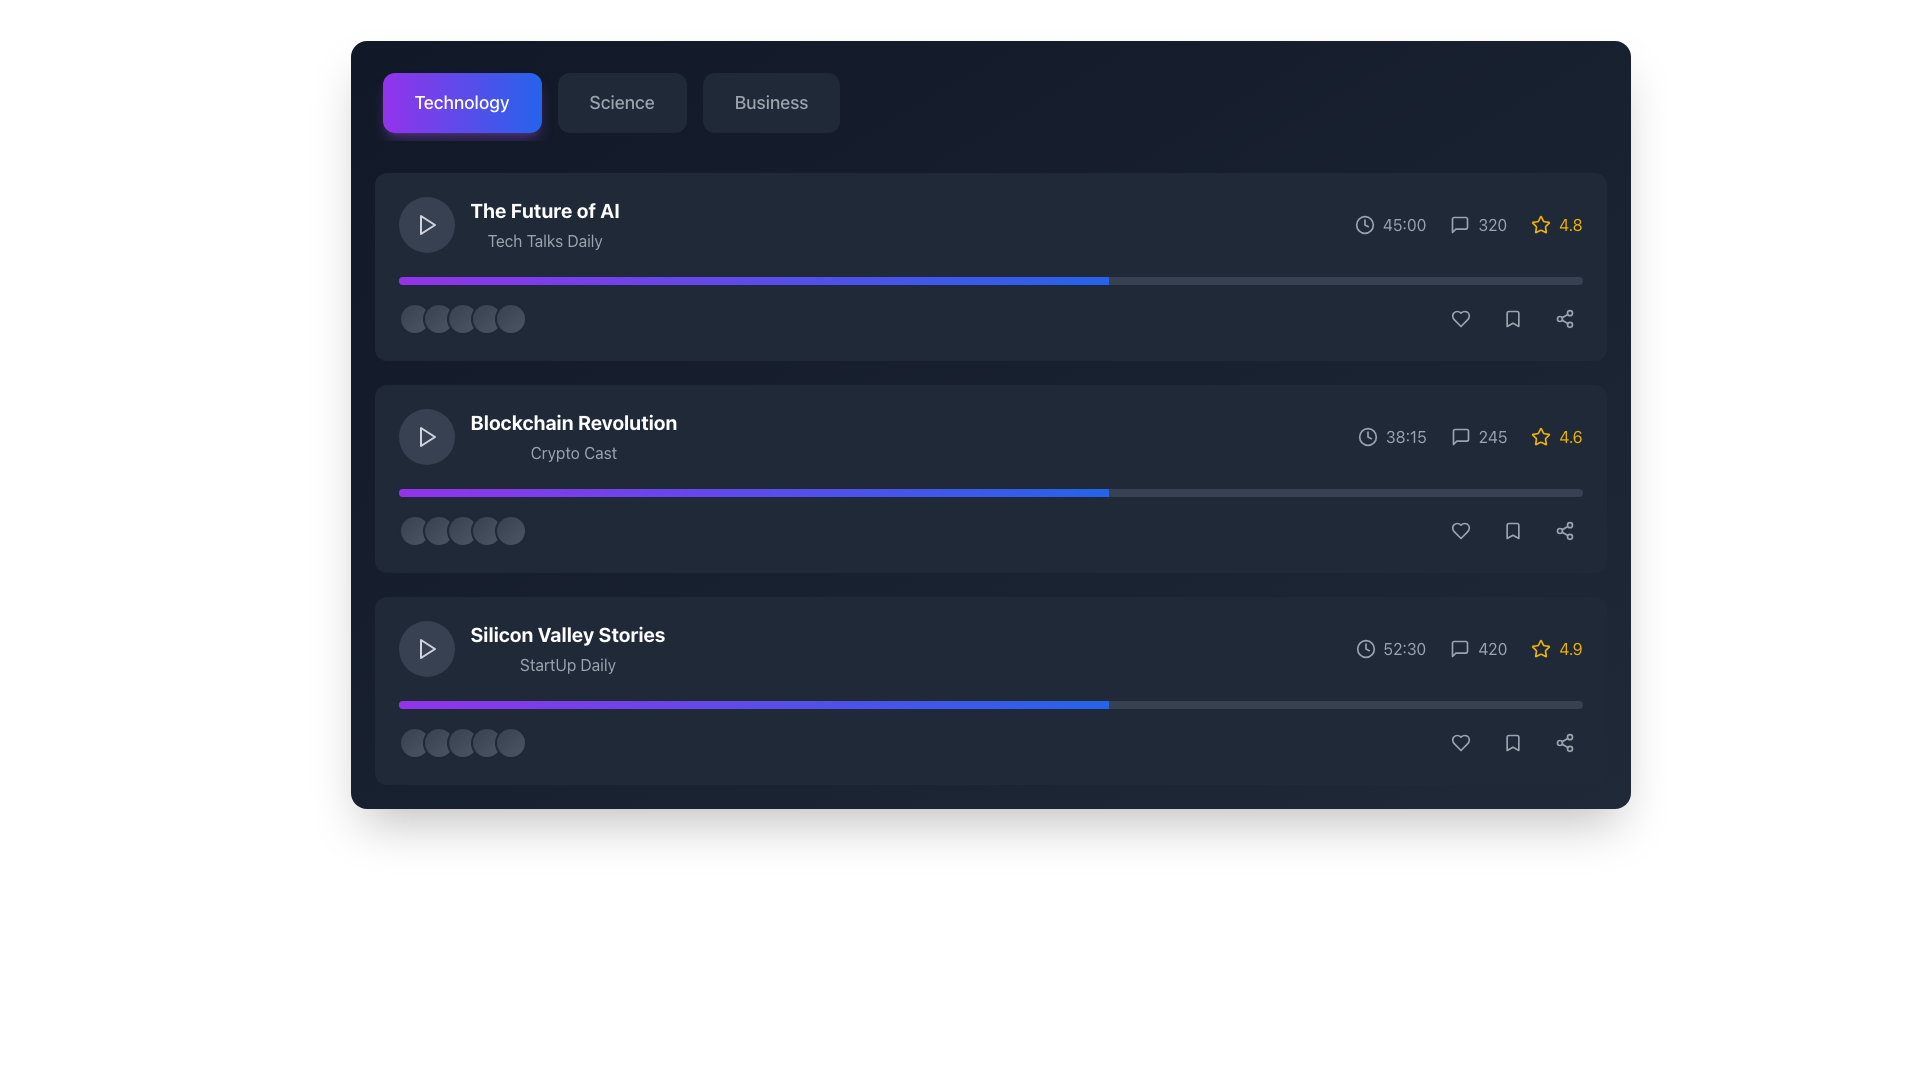 The image size is (1920, 1080). I want to click on the star icon in the bottom-right corner of the 'Silicon Valley Stories' podcast section, which indicates the rating or favorite status and is located next to the rating '4.9', so click(1540, 648).